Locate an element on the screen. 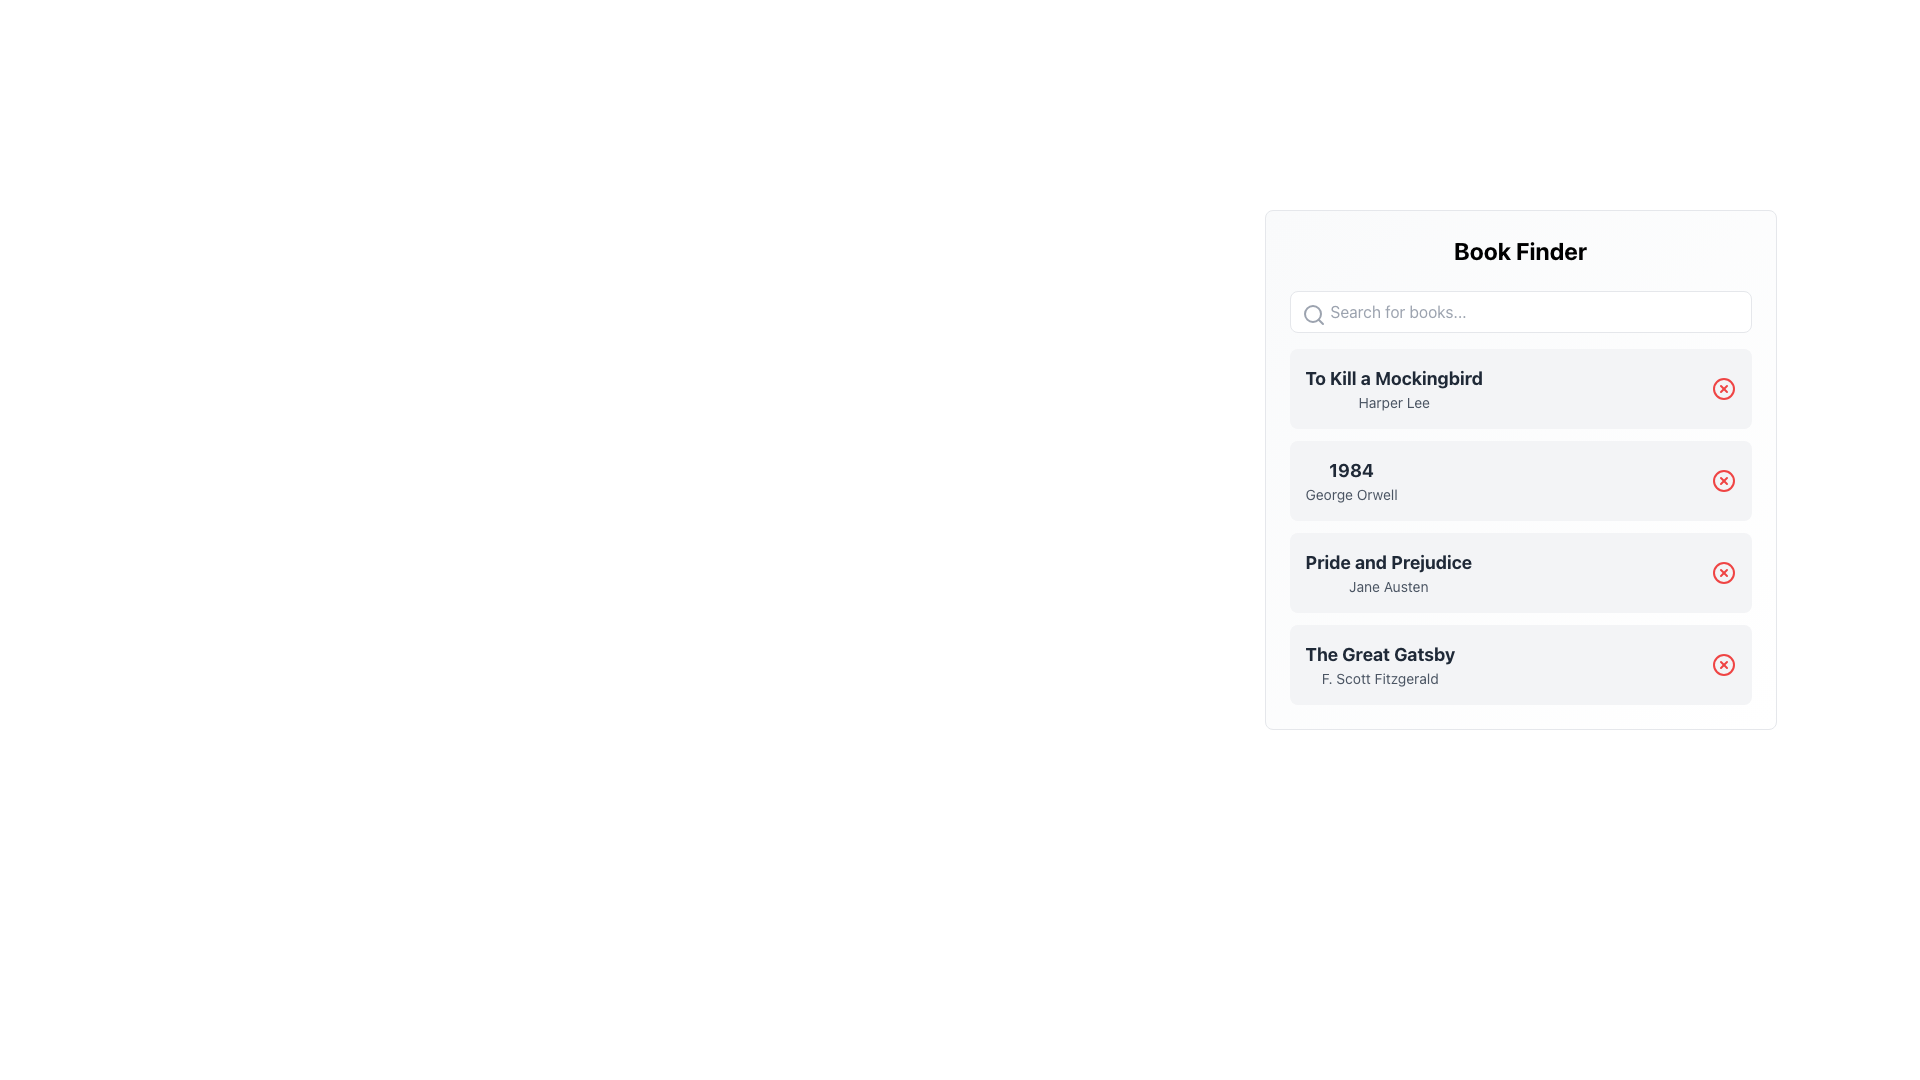  the '1984' text label is located at coordinates (1351, 470).